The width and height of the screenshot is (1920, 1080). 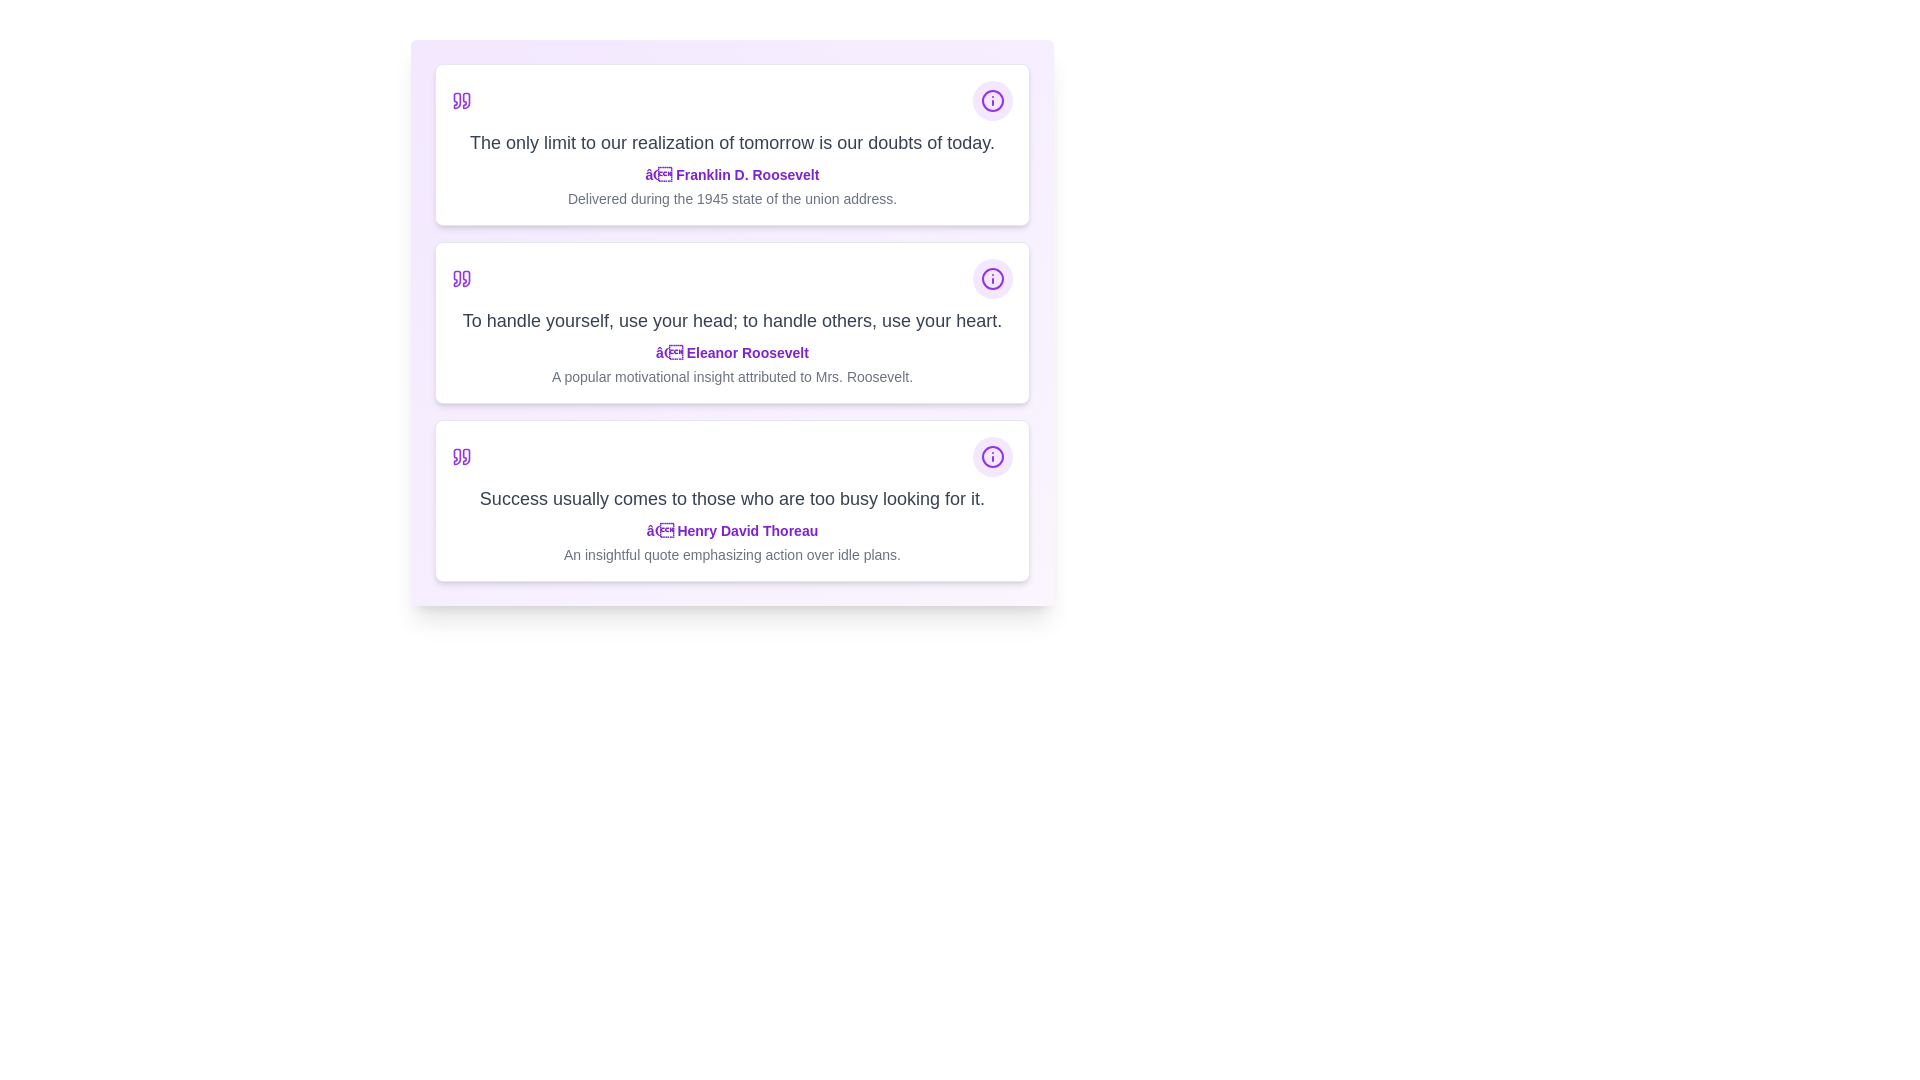 I want to click on the SVG graphic icon representing quotes located at the top-left corner of the quote card, so click(x=460, y=278).